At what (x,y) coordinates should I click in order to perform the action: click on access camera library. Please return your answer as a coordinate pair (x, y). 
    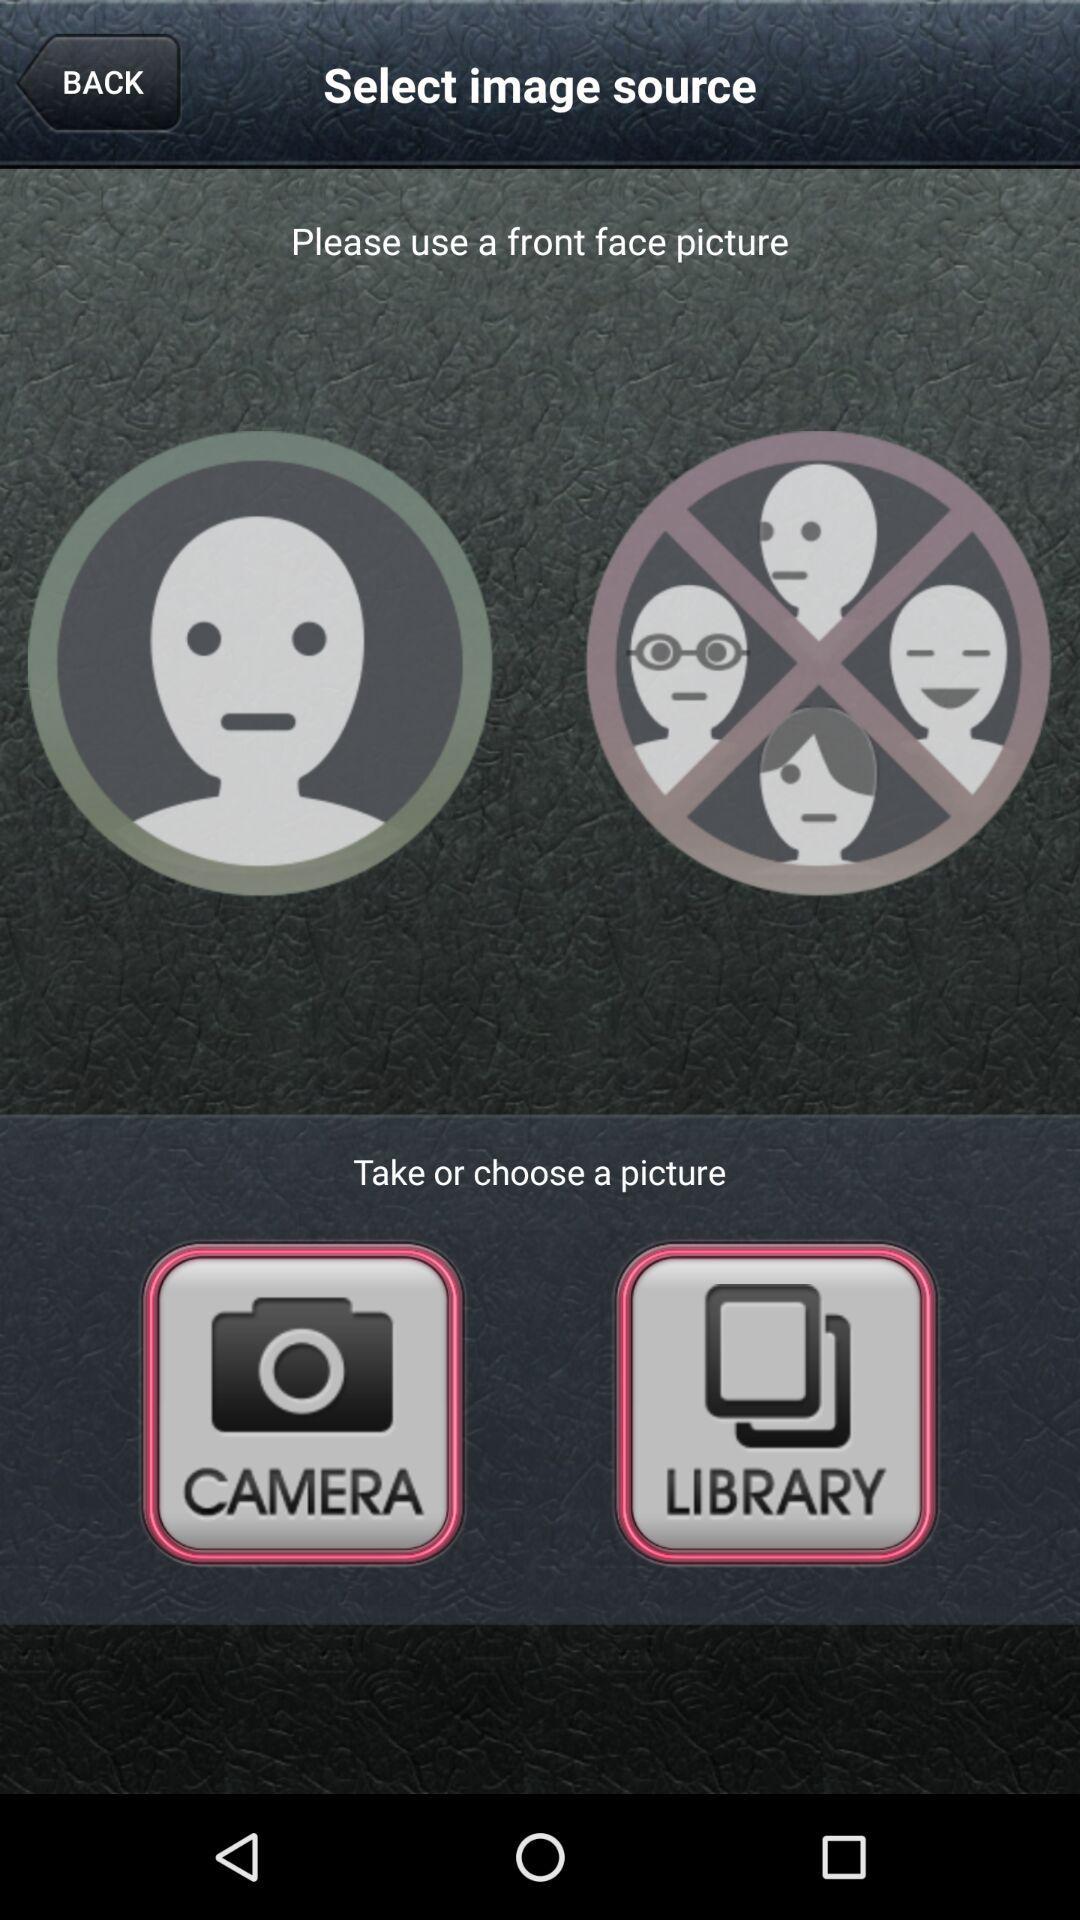
    Looking at the image, I should click on (775, 1401).